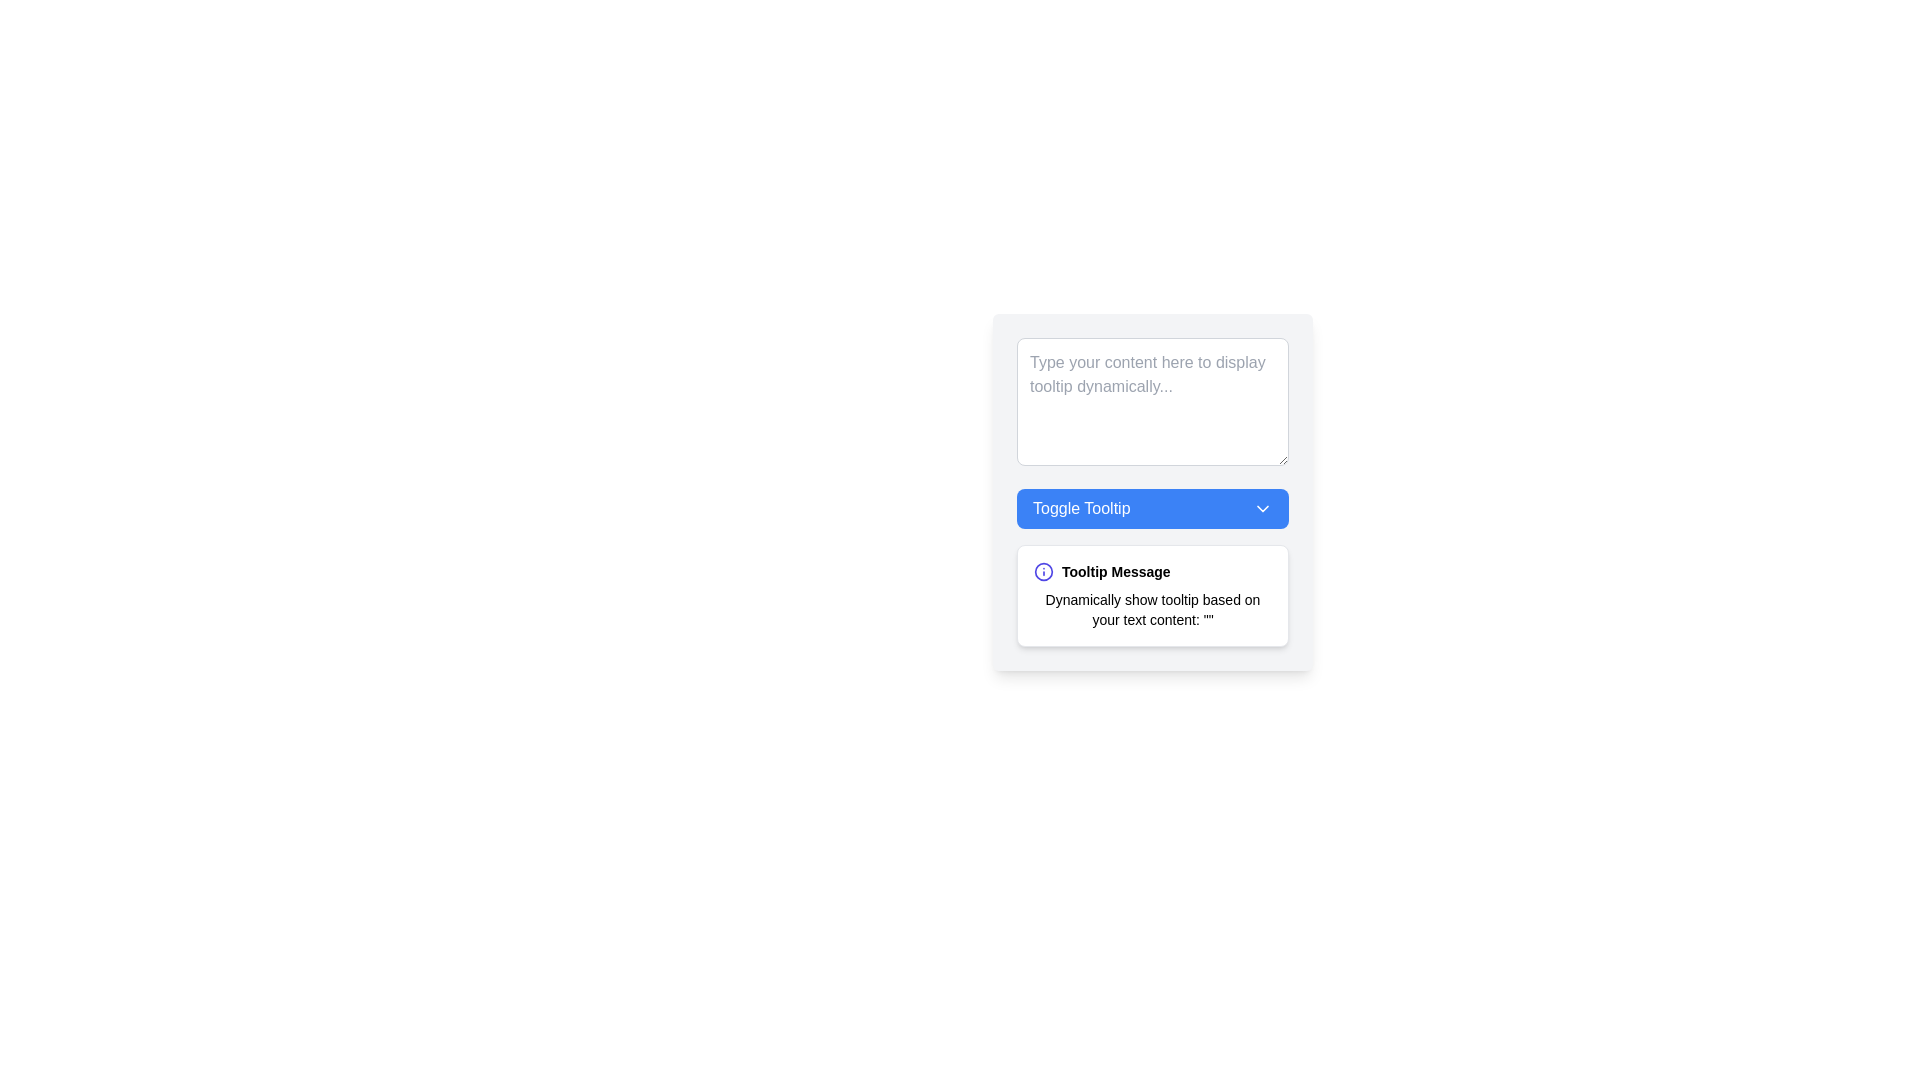 The width and height of the screenshot is (1920, 1080). Describe the element at coordinates (1042, 571) in the screenshot. I see `the small circular icon with a white background and purple outline containing an 'i' symbol, which is located to the left of the text 'Tooltip Message'` at that location.